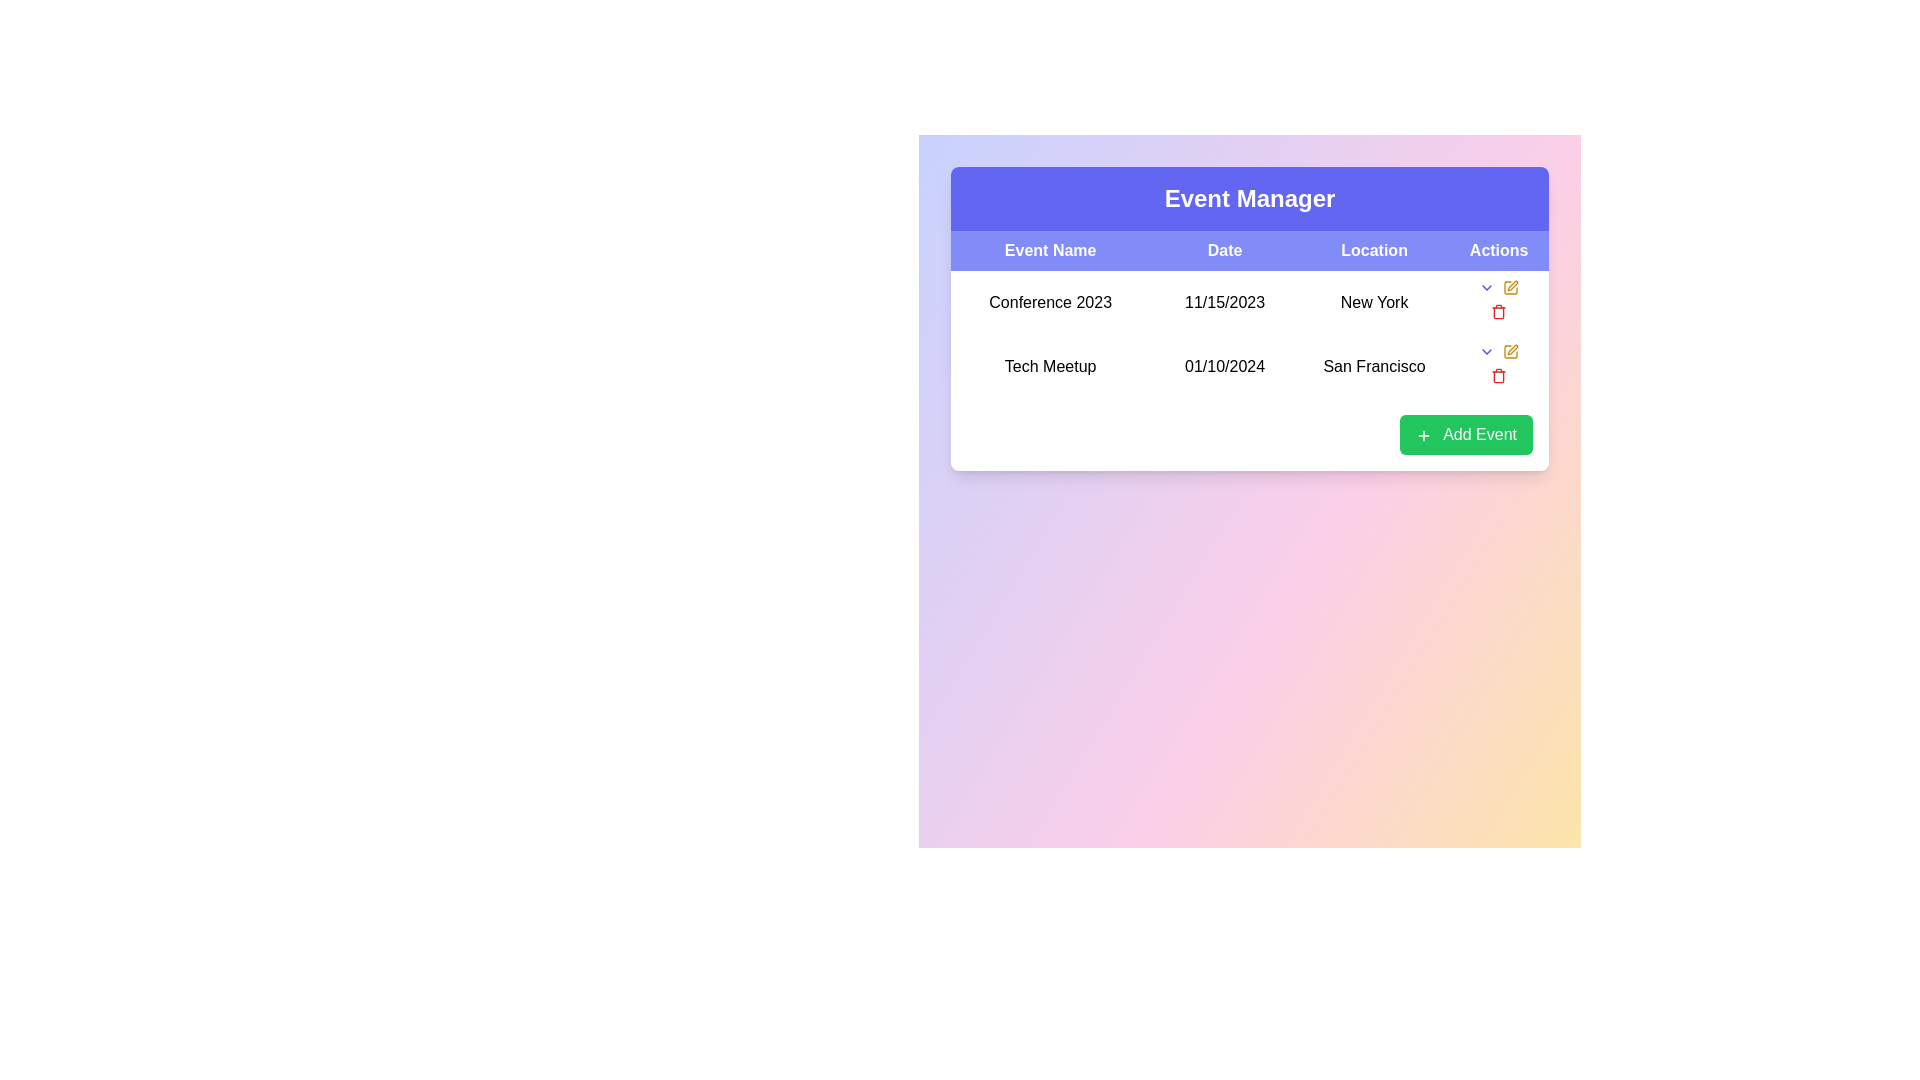 The width and height of the screenshot is (1920, 1080). I want to click on the delete button located in the 'Actions' column of the 'Tech Meetup' event row, so click(1498, 366).